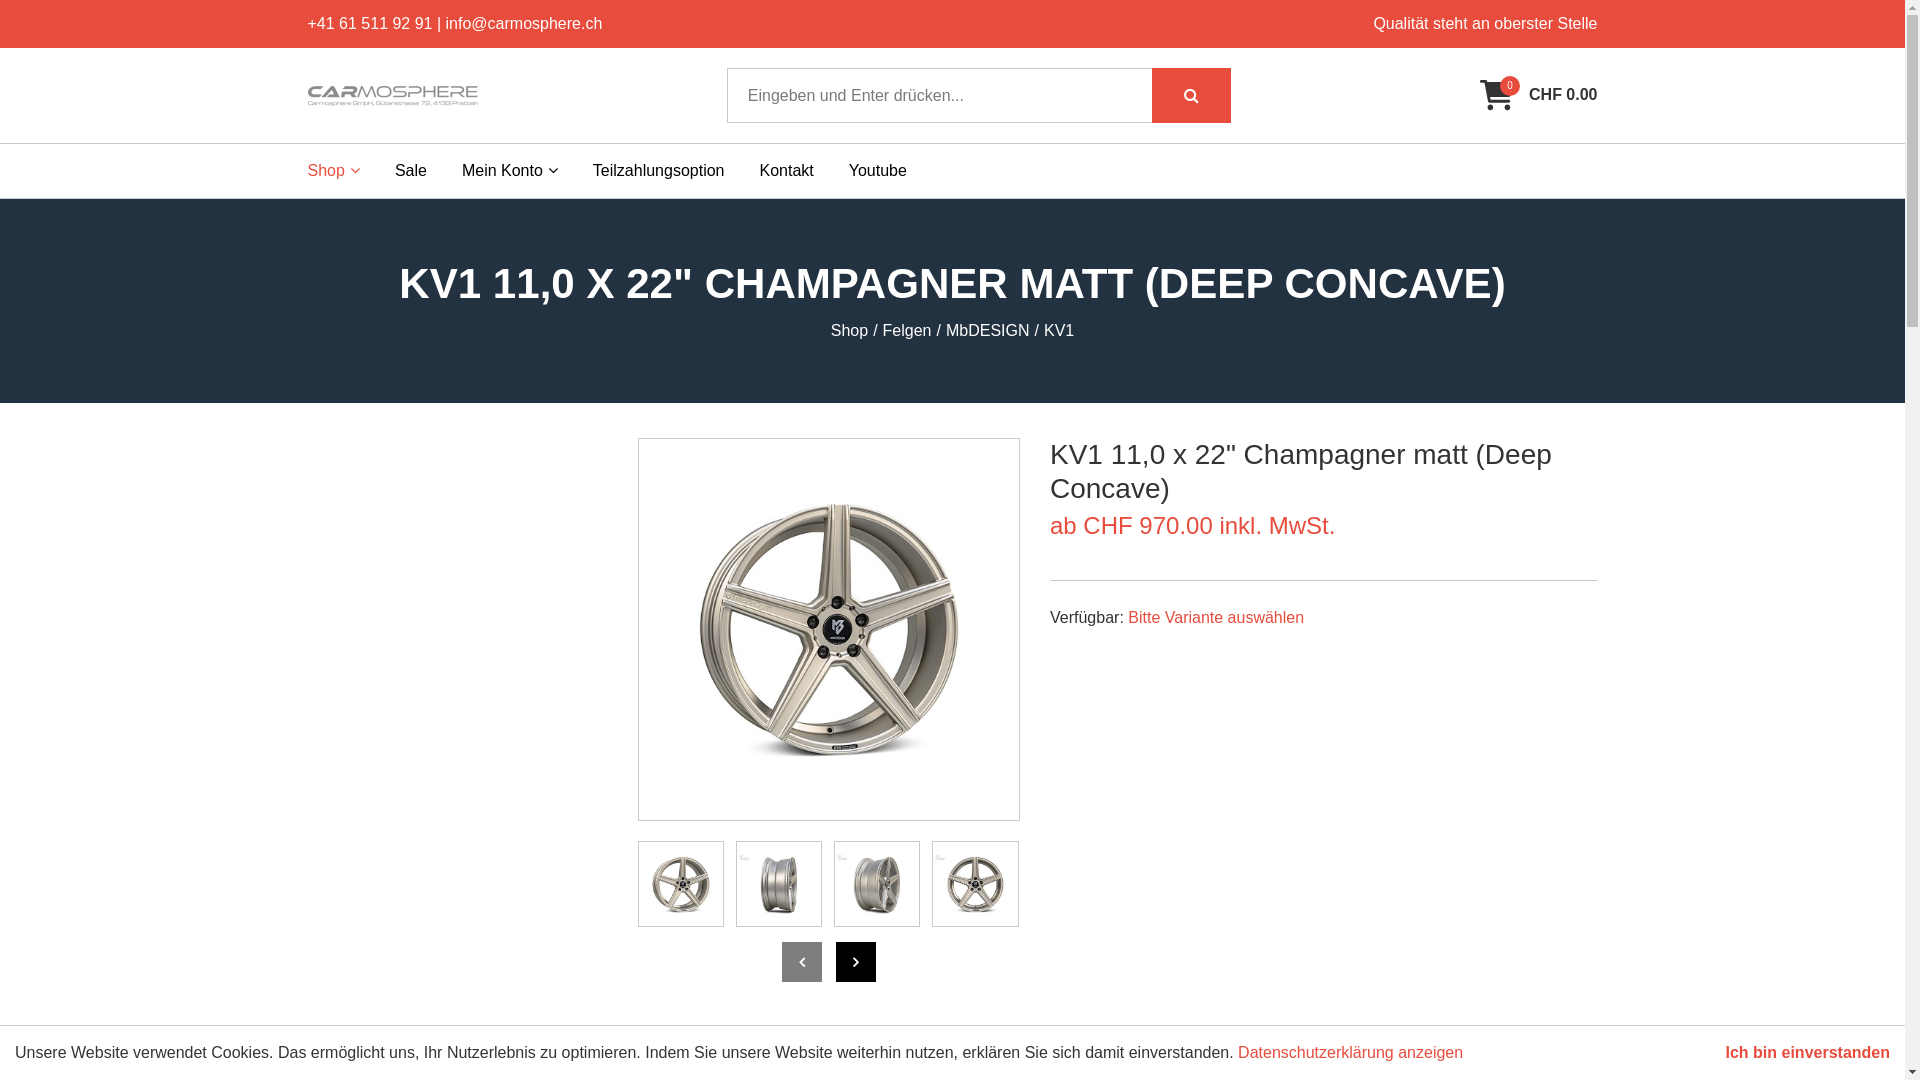 The image size is (1920, 1080). What do you see at coordinates (1725, 1052) in the screenshot?
I see `'Ich bin einverstanden'` at bounding box center [1725, 1052].